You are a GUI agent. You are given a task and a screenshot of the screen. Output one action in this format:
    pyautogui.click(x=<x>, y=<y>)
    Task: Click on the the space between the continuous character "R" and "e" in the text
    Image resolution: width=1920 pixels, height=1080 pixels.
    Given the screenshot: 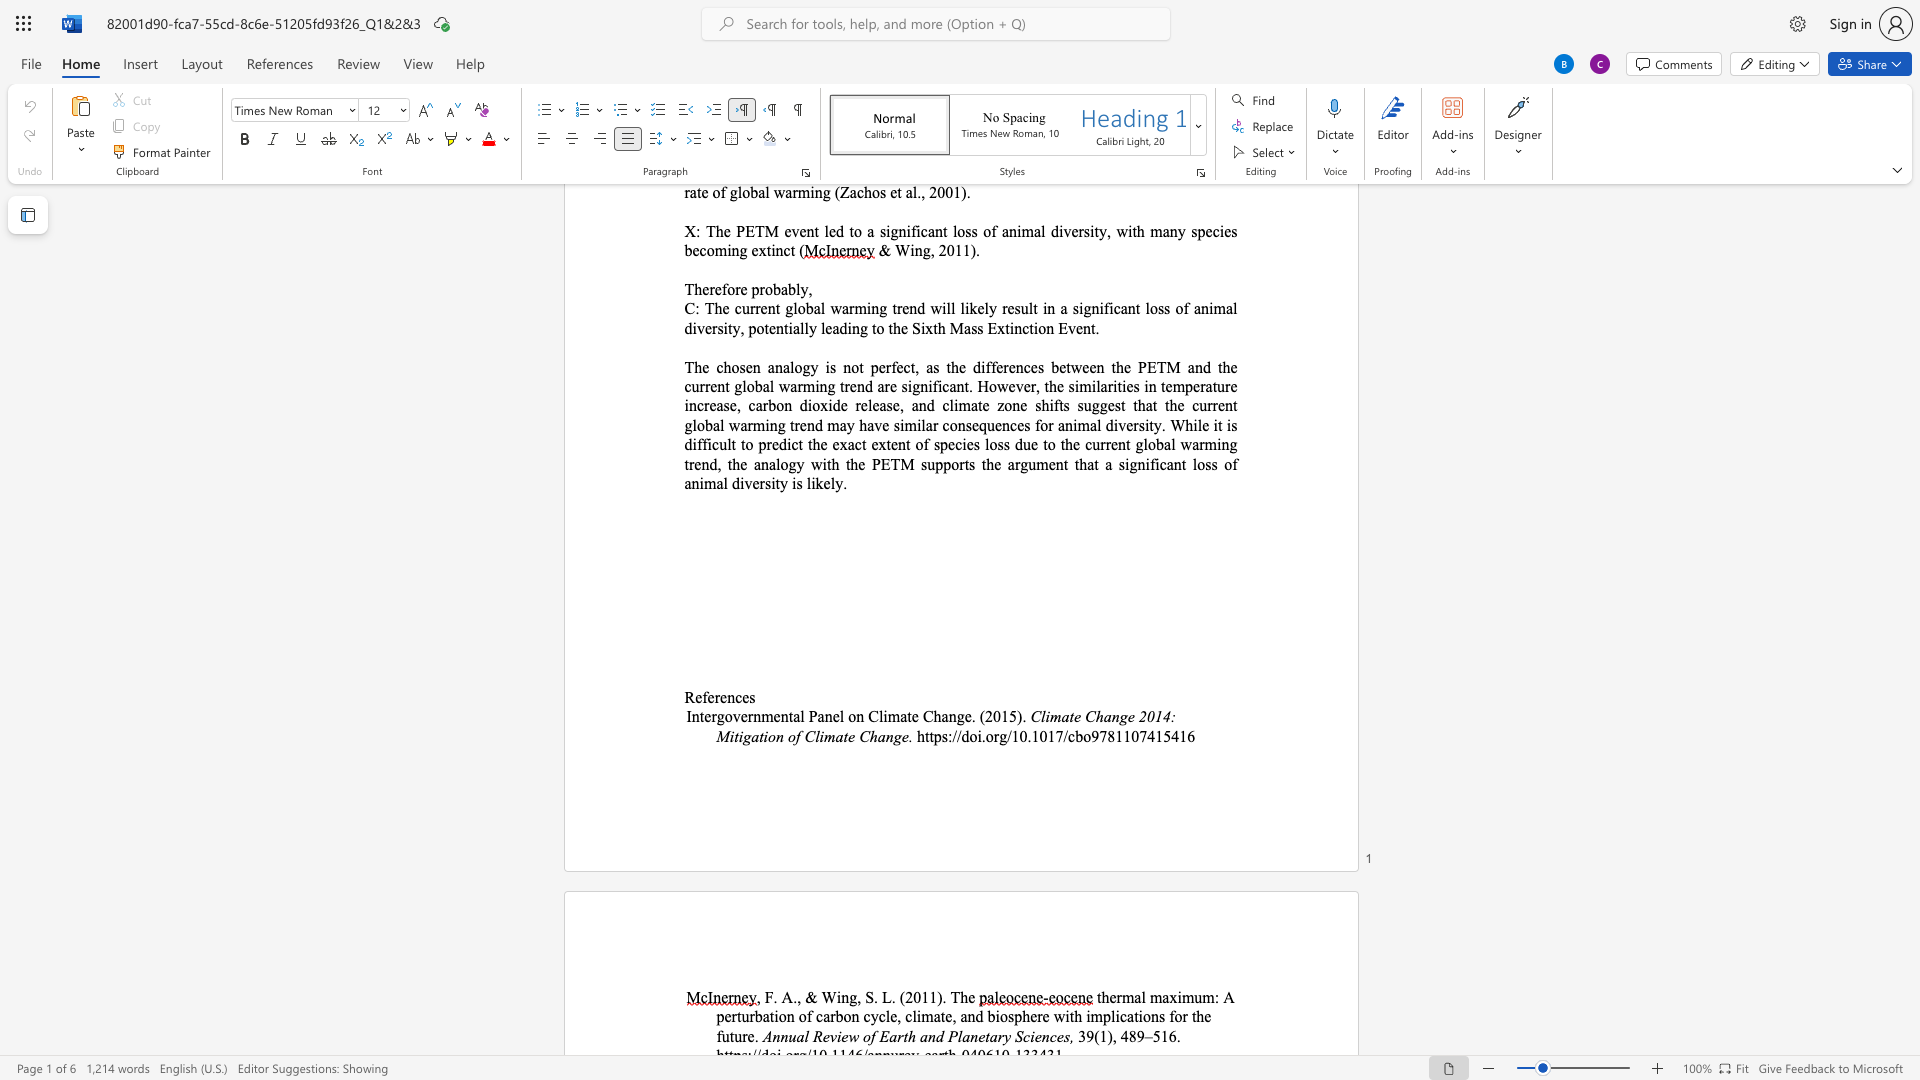 What is the action you would take?
    pyautogui.click(x=694, y=696)
    